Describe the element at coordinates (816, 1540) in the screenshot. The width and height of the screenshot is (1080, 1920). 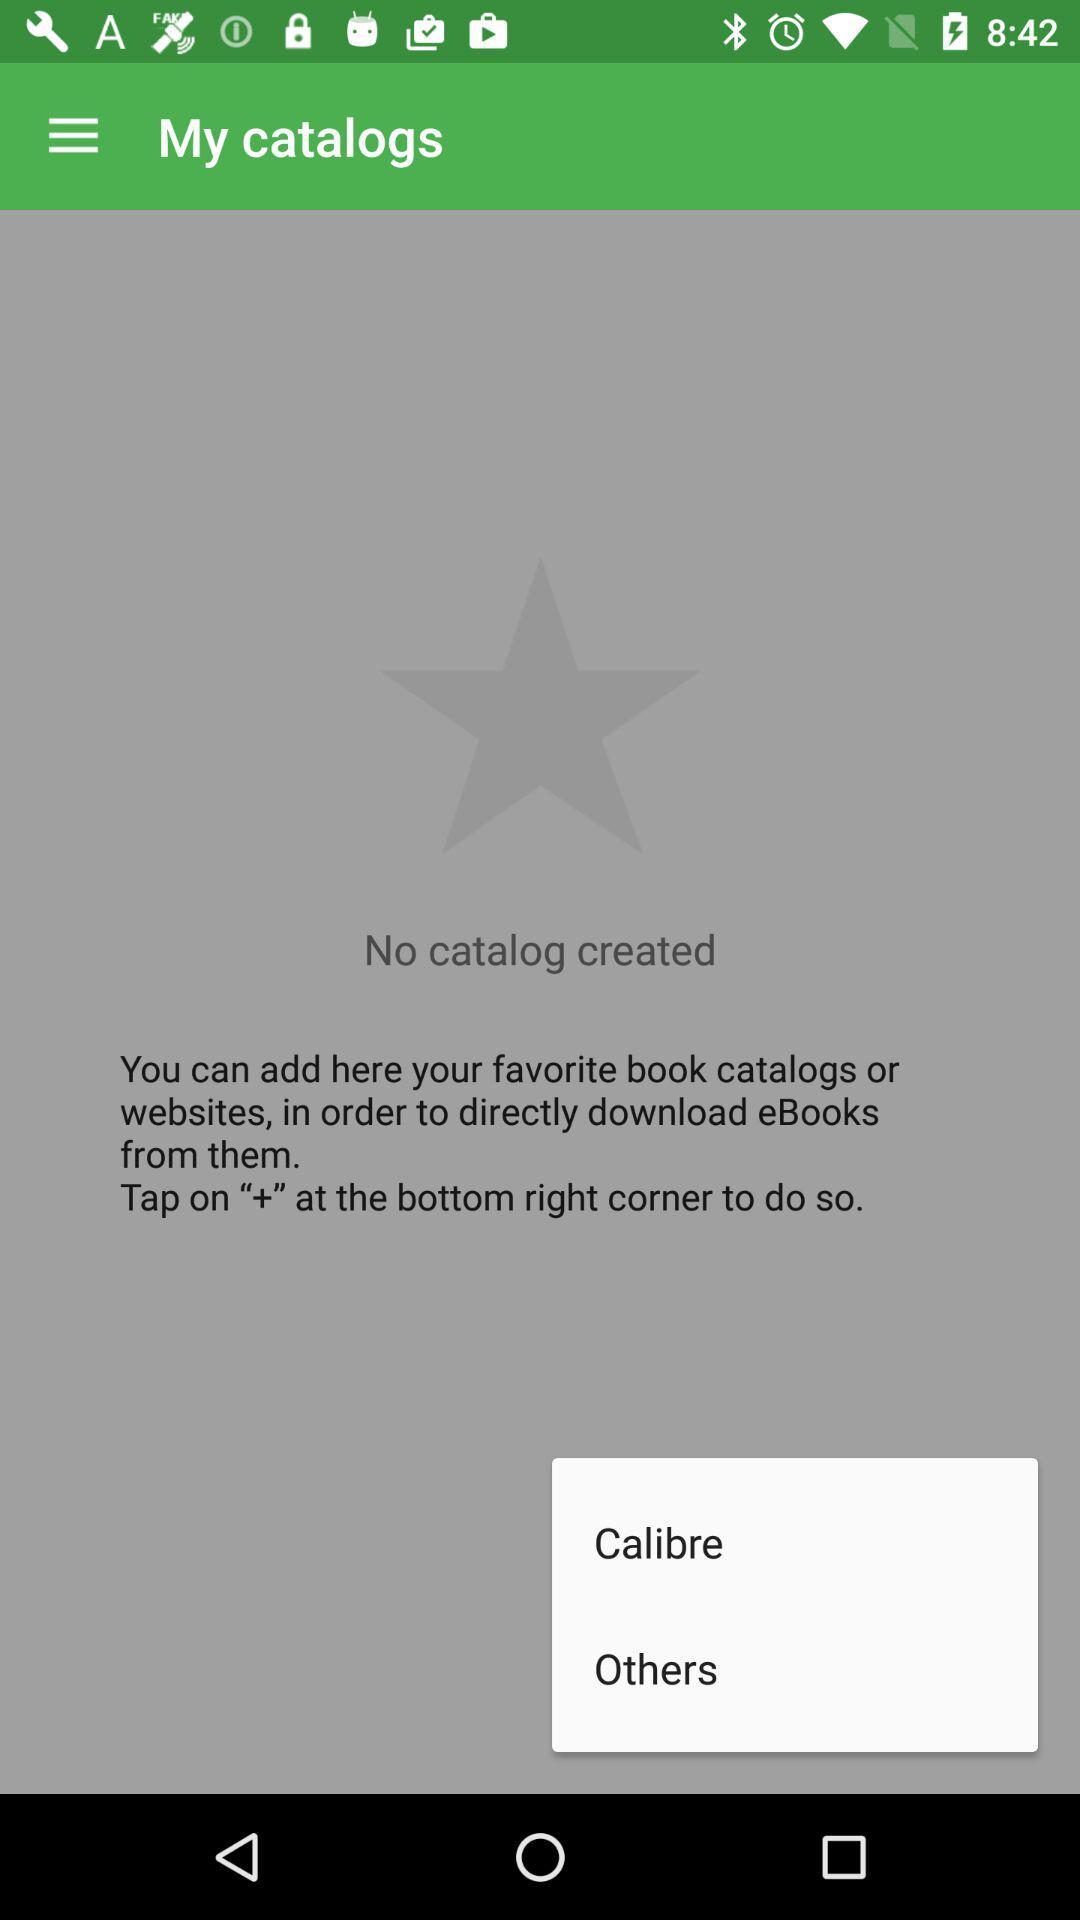
I see `icon below you can add` at that location.